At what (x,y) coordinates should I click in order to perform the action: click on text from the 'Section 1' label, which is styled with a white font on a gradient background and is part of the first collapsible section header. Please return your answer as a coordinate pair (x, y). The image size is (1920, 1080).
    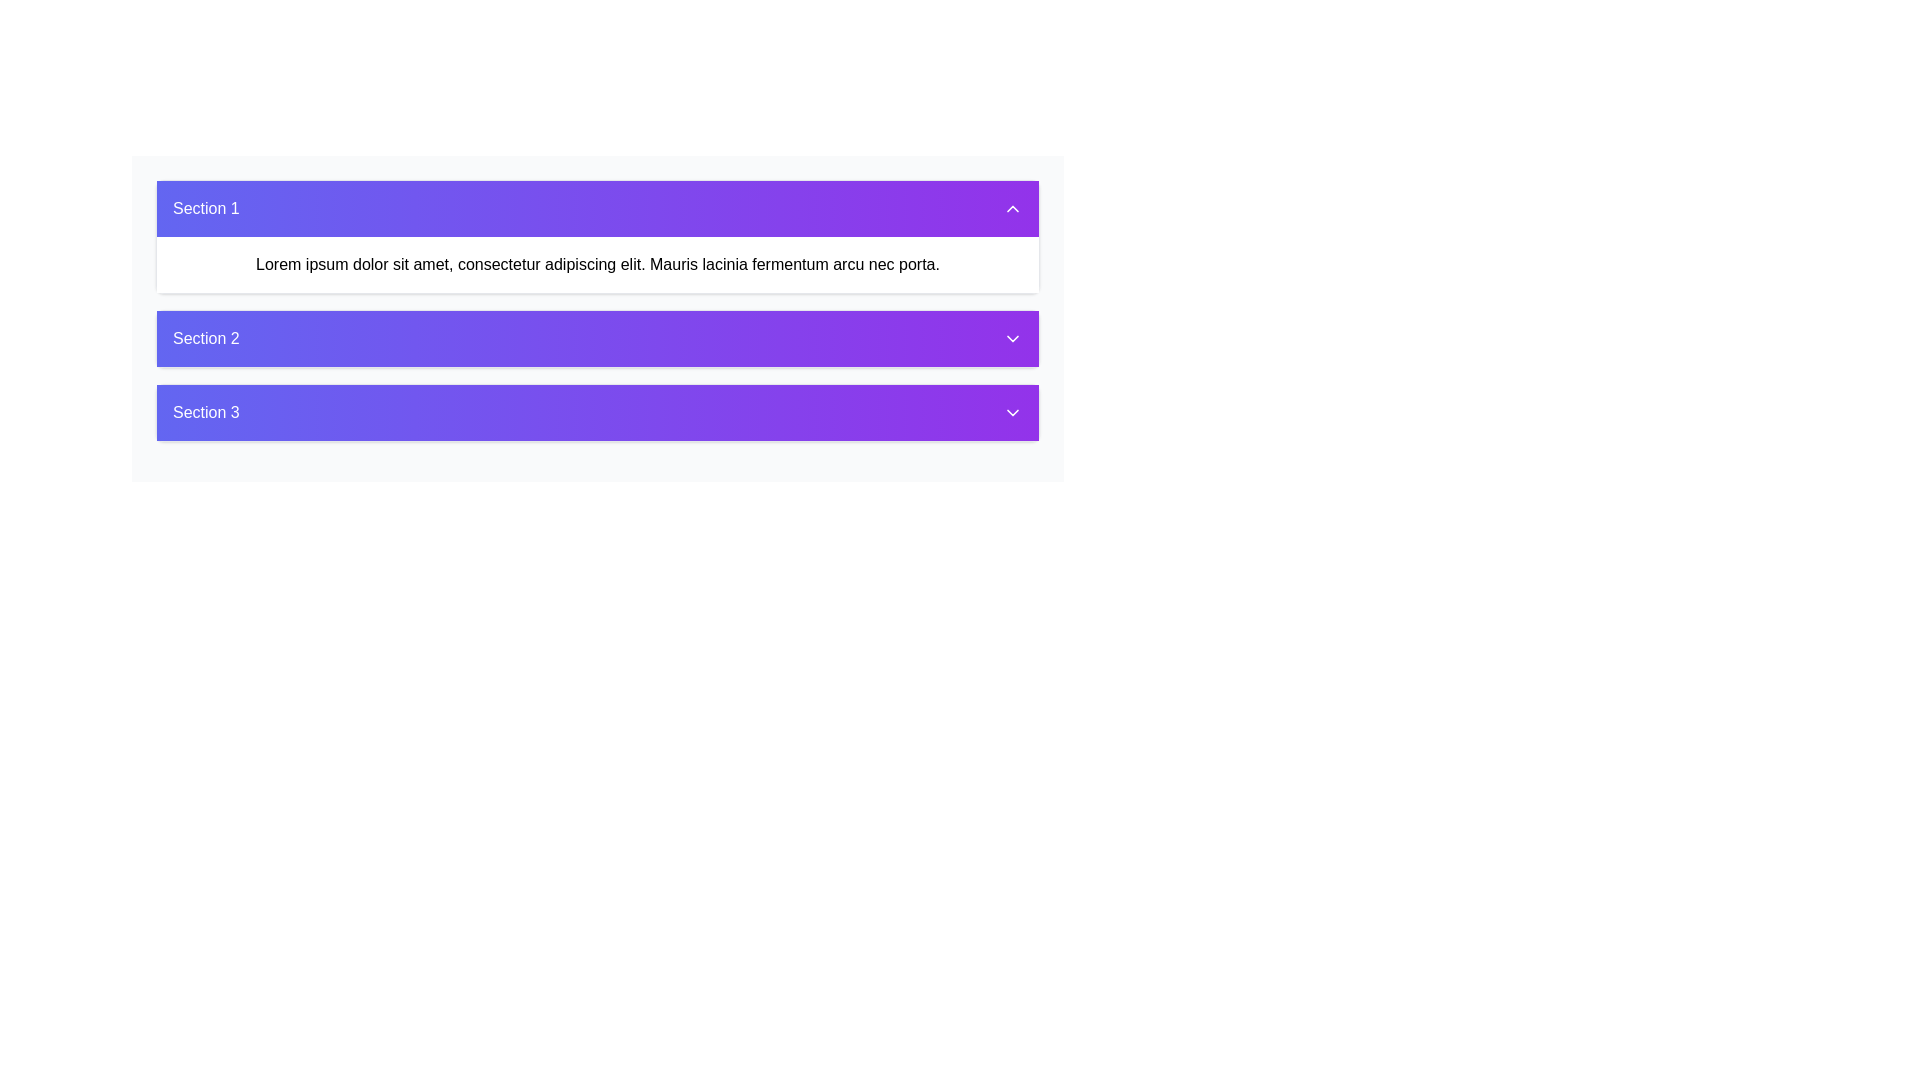
    Looking at the image, I should click on (206, 208).